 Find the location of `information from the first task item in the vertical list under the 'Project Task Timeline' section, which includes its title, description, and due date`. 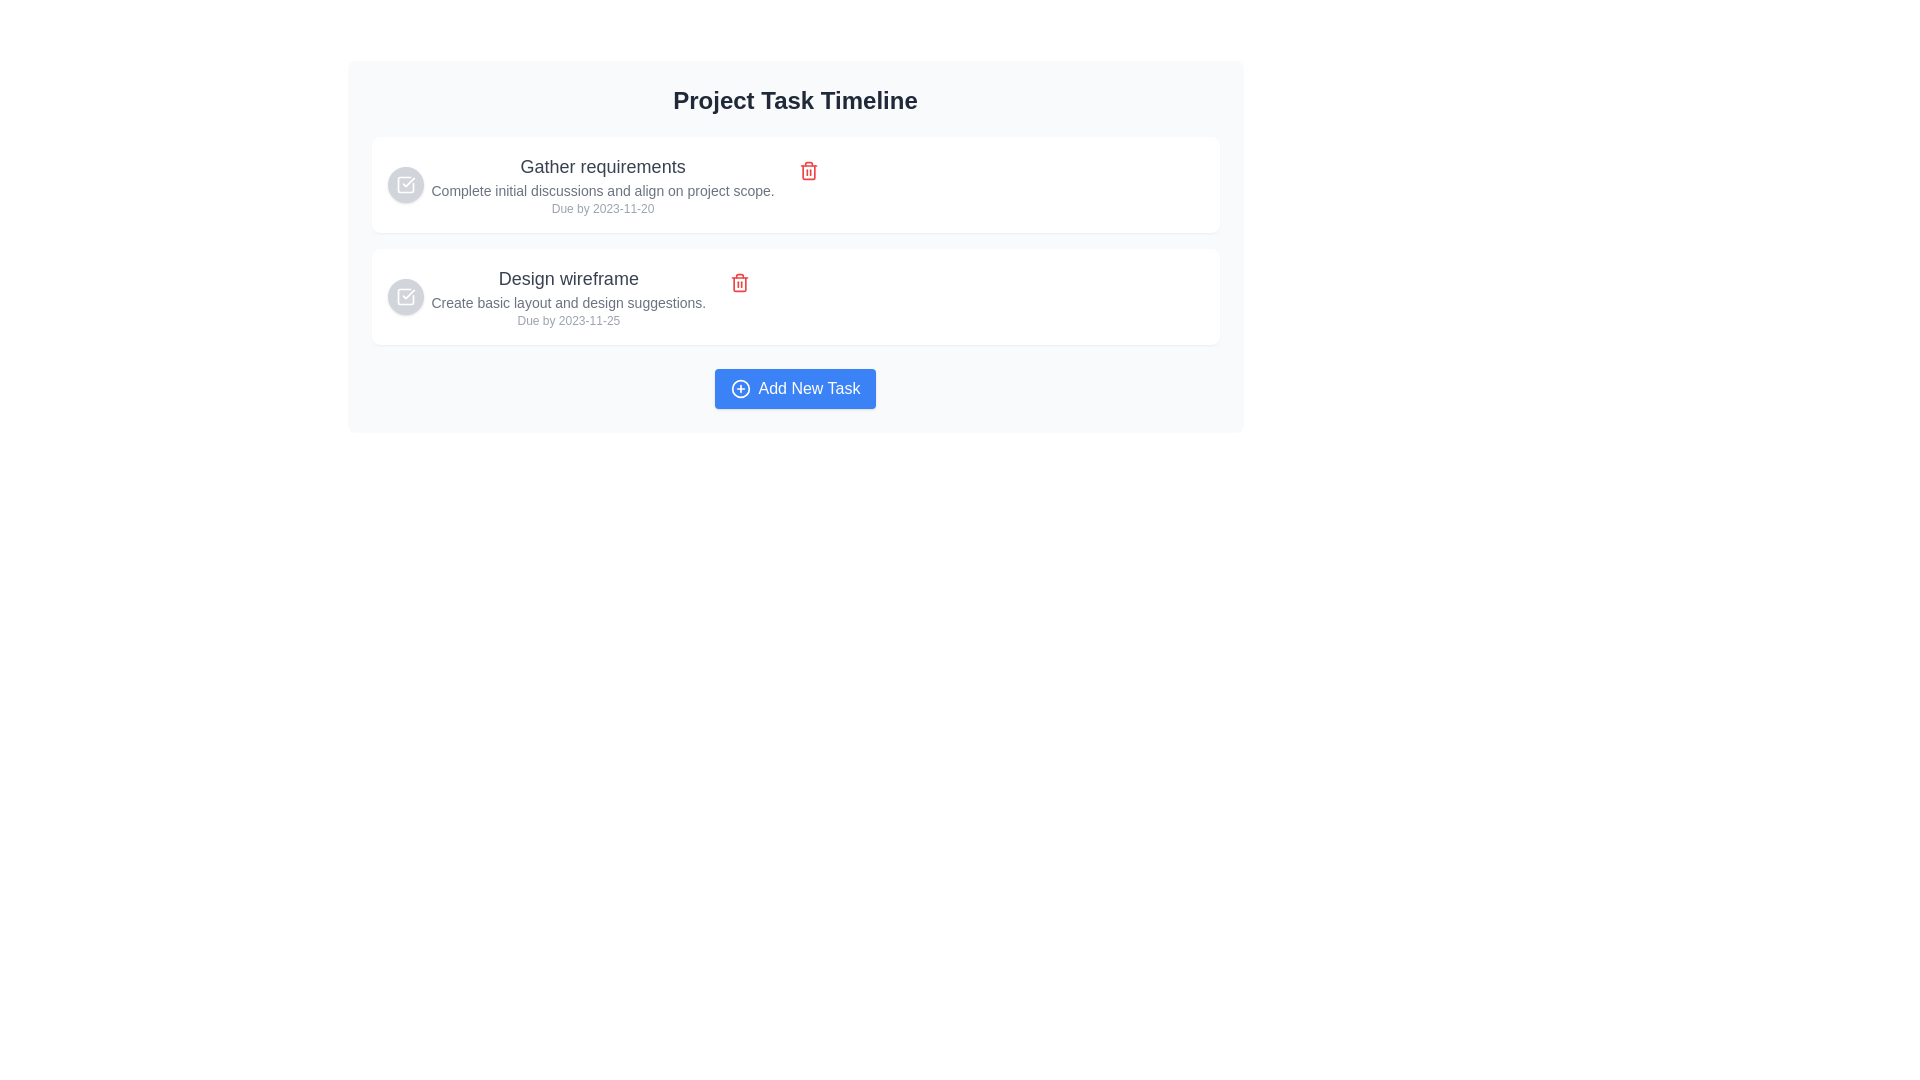

information from the first task item in the vertical list under the 'Project Task Timeline' section, which includes its title, description, and due date is located at coordinates (580, 185).